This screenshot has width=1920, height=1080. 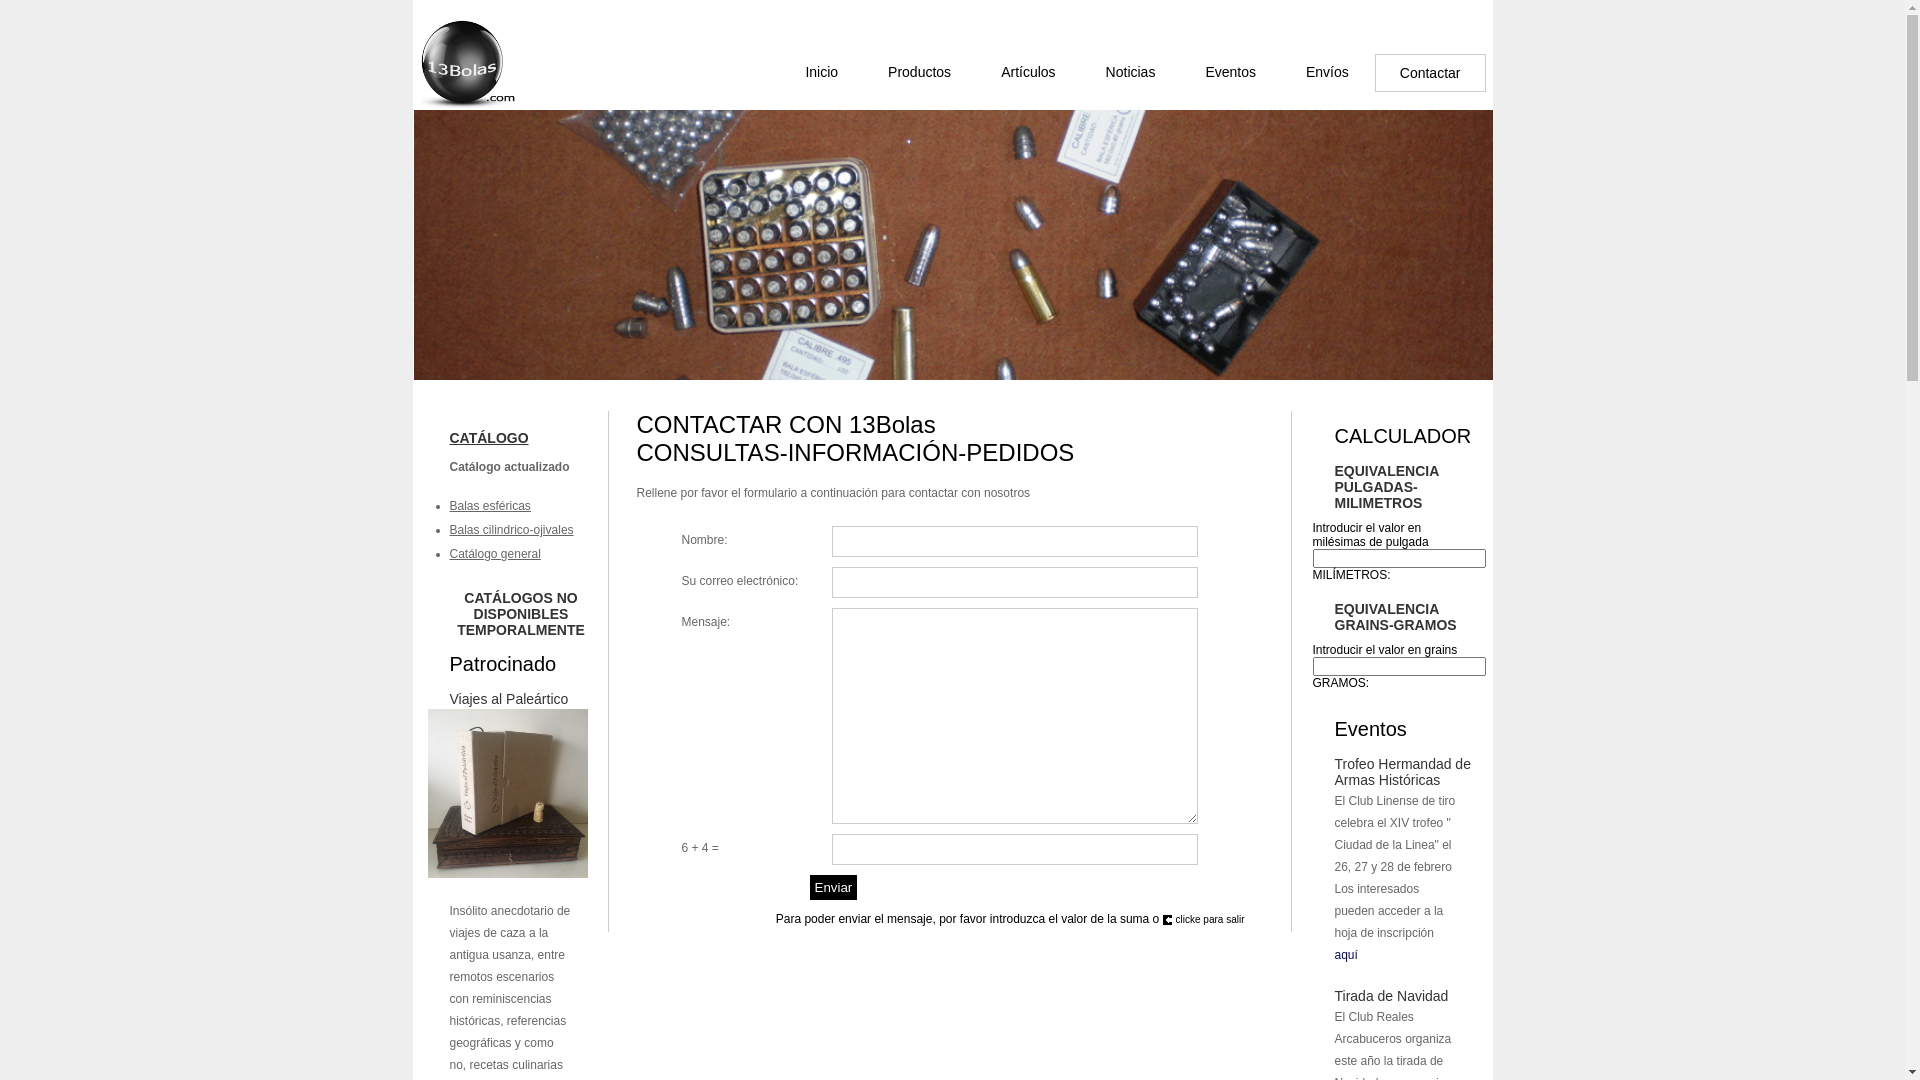 What do you see at coordinates (1229, 71) in the screenshot?
I see `'Eventos'` at bounding box center [1229, 71].